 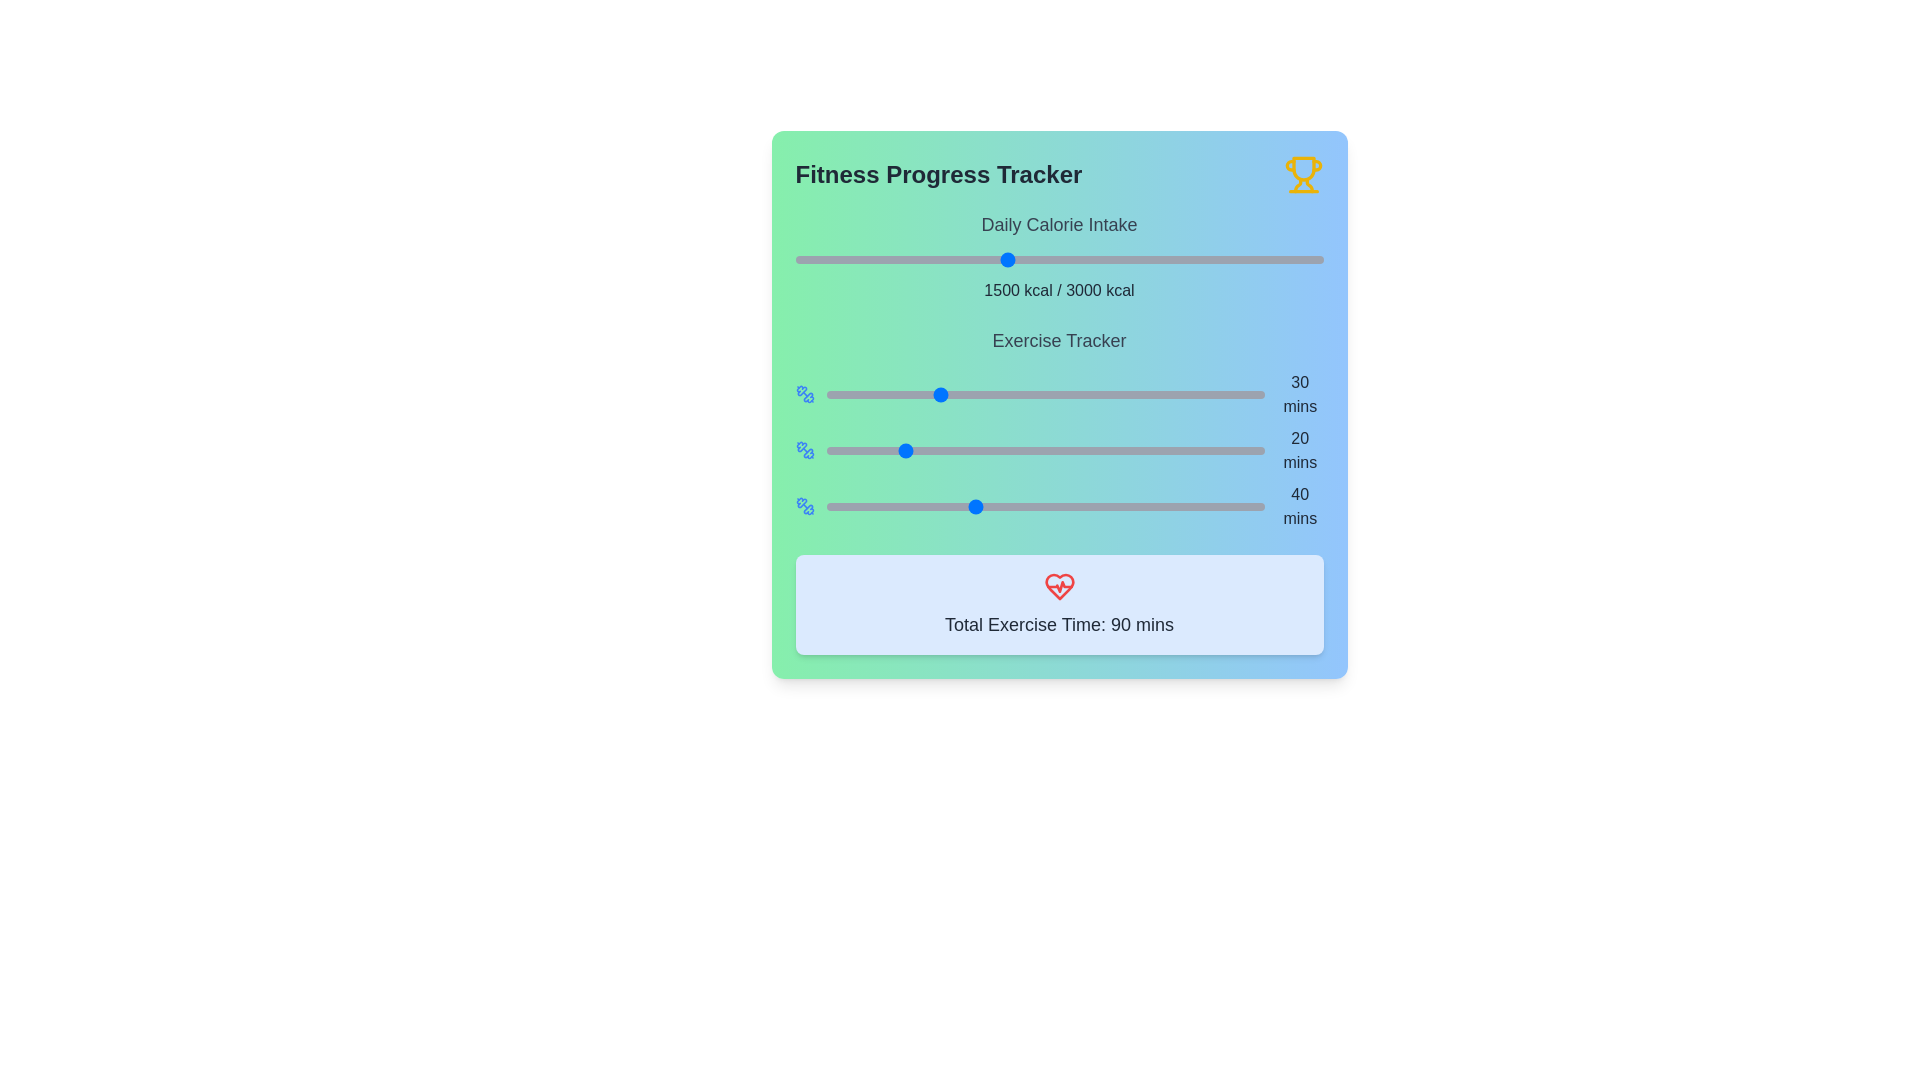 What do you see at coordinates (937, 173) in the screenshot?
I see `the bold title text 'Fitness Progress Tracker' styled in a large font size with dark gray color, located at the top of the content area with a gradient background` at bounding box center [937, 173].